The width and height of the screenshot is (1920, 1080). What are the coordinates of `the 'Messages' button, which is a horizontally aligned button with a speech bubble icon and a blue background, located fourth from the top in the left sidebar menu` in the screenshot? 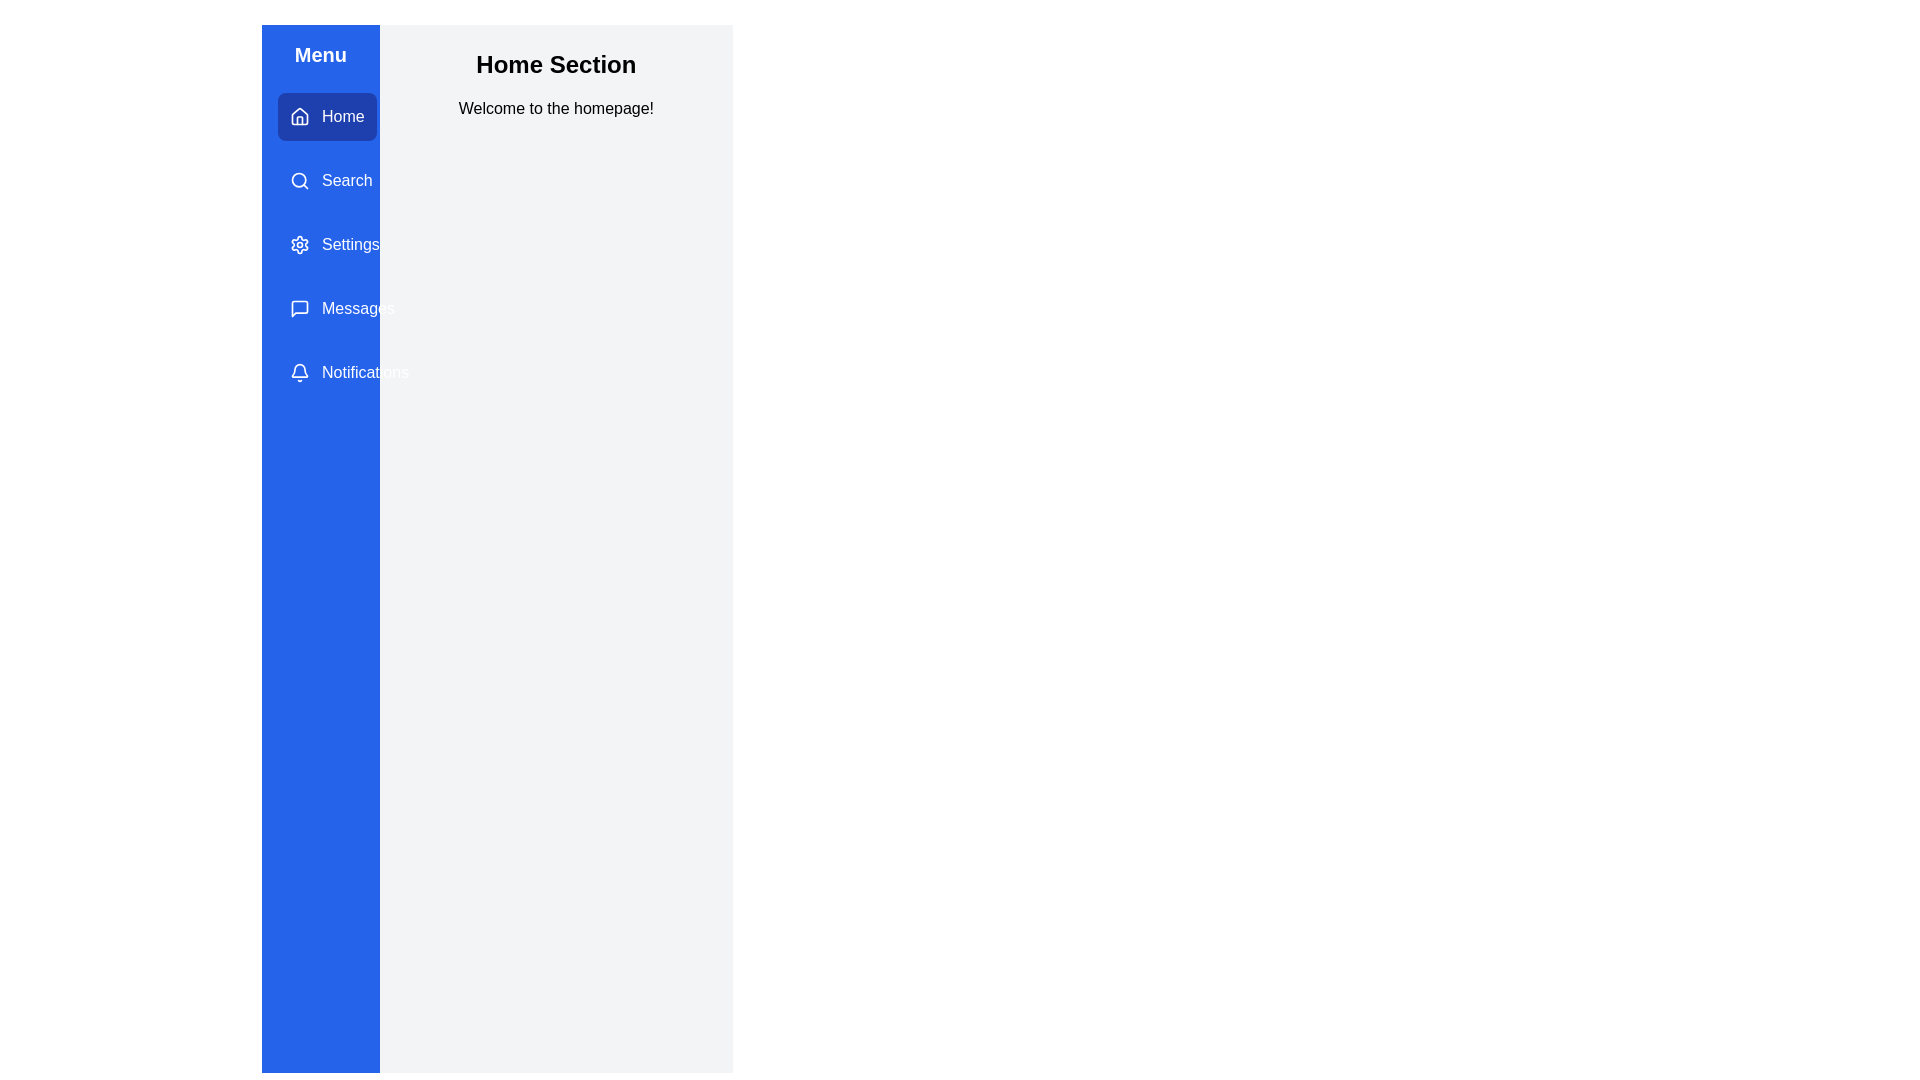 It's located at (342, 308).